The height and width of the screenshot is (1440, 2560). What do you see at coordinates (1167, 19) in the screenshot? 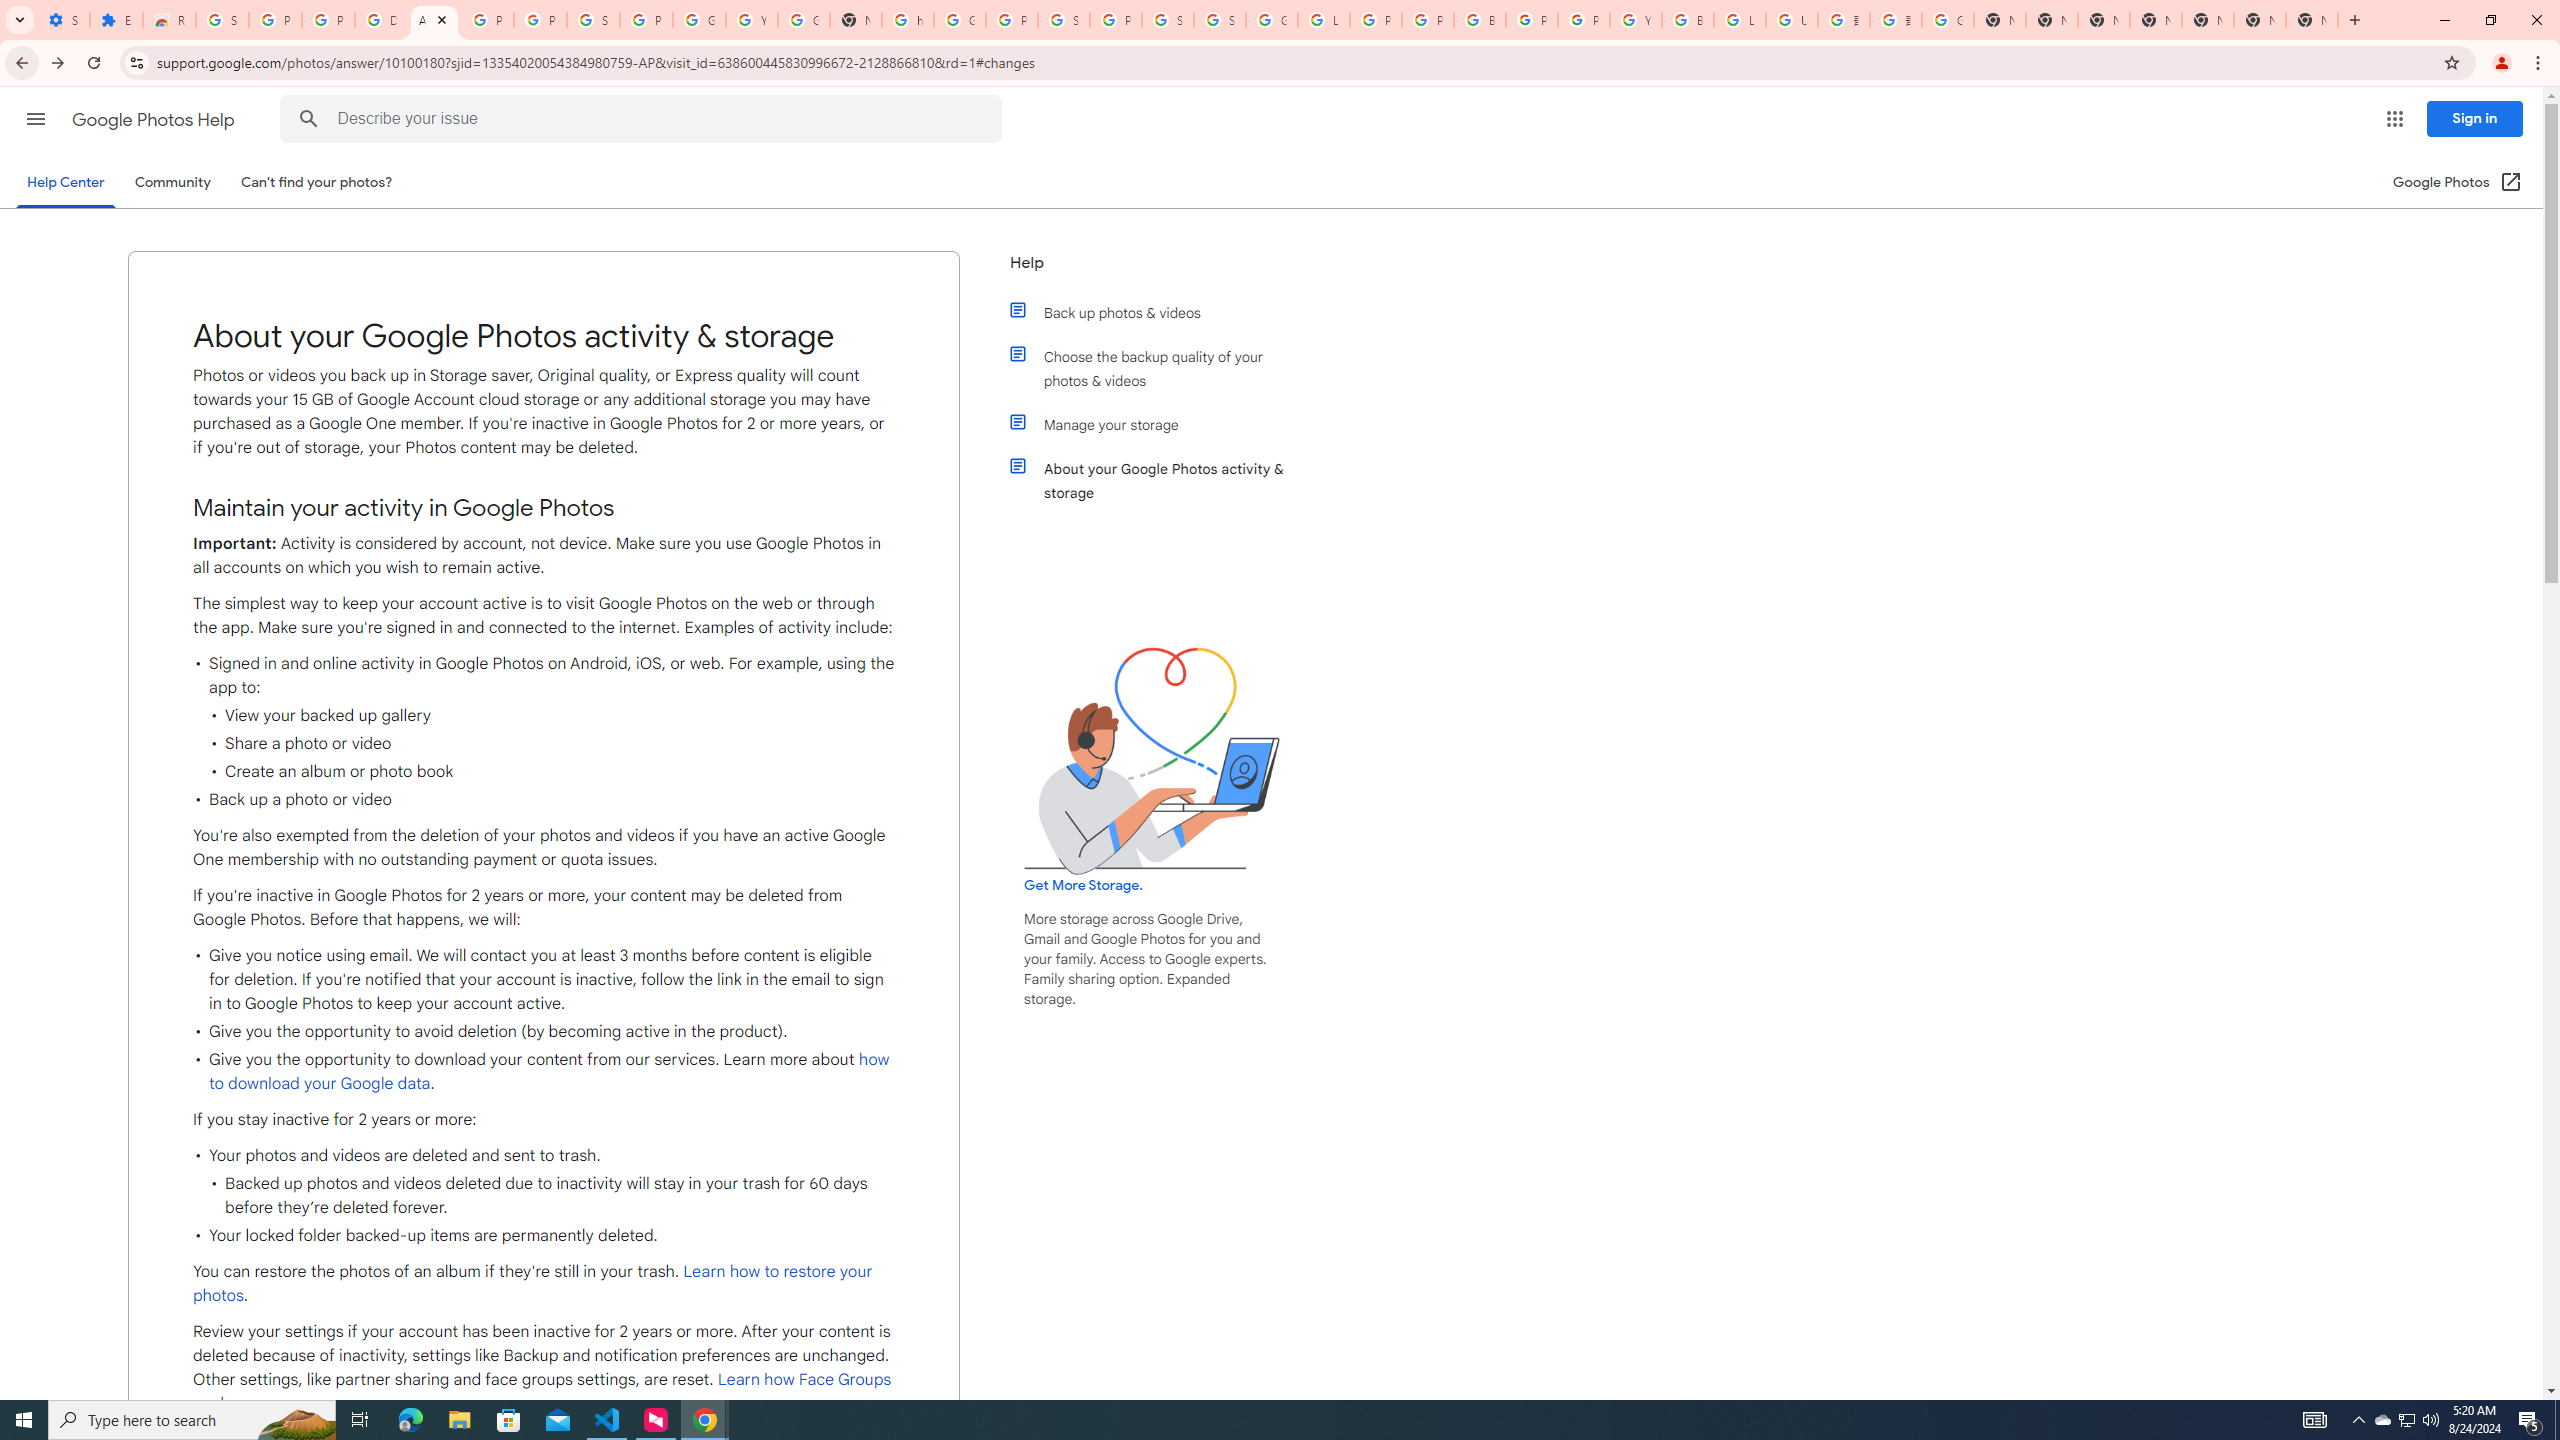
I see `'Sign in - Google Accounts'` at bounding box center [1167, 19].